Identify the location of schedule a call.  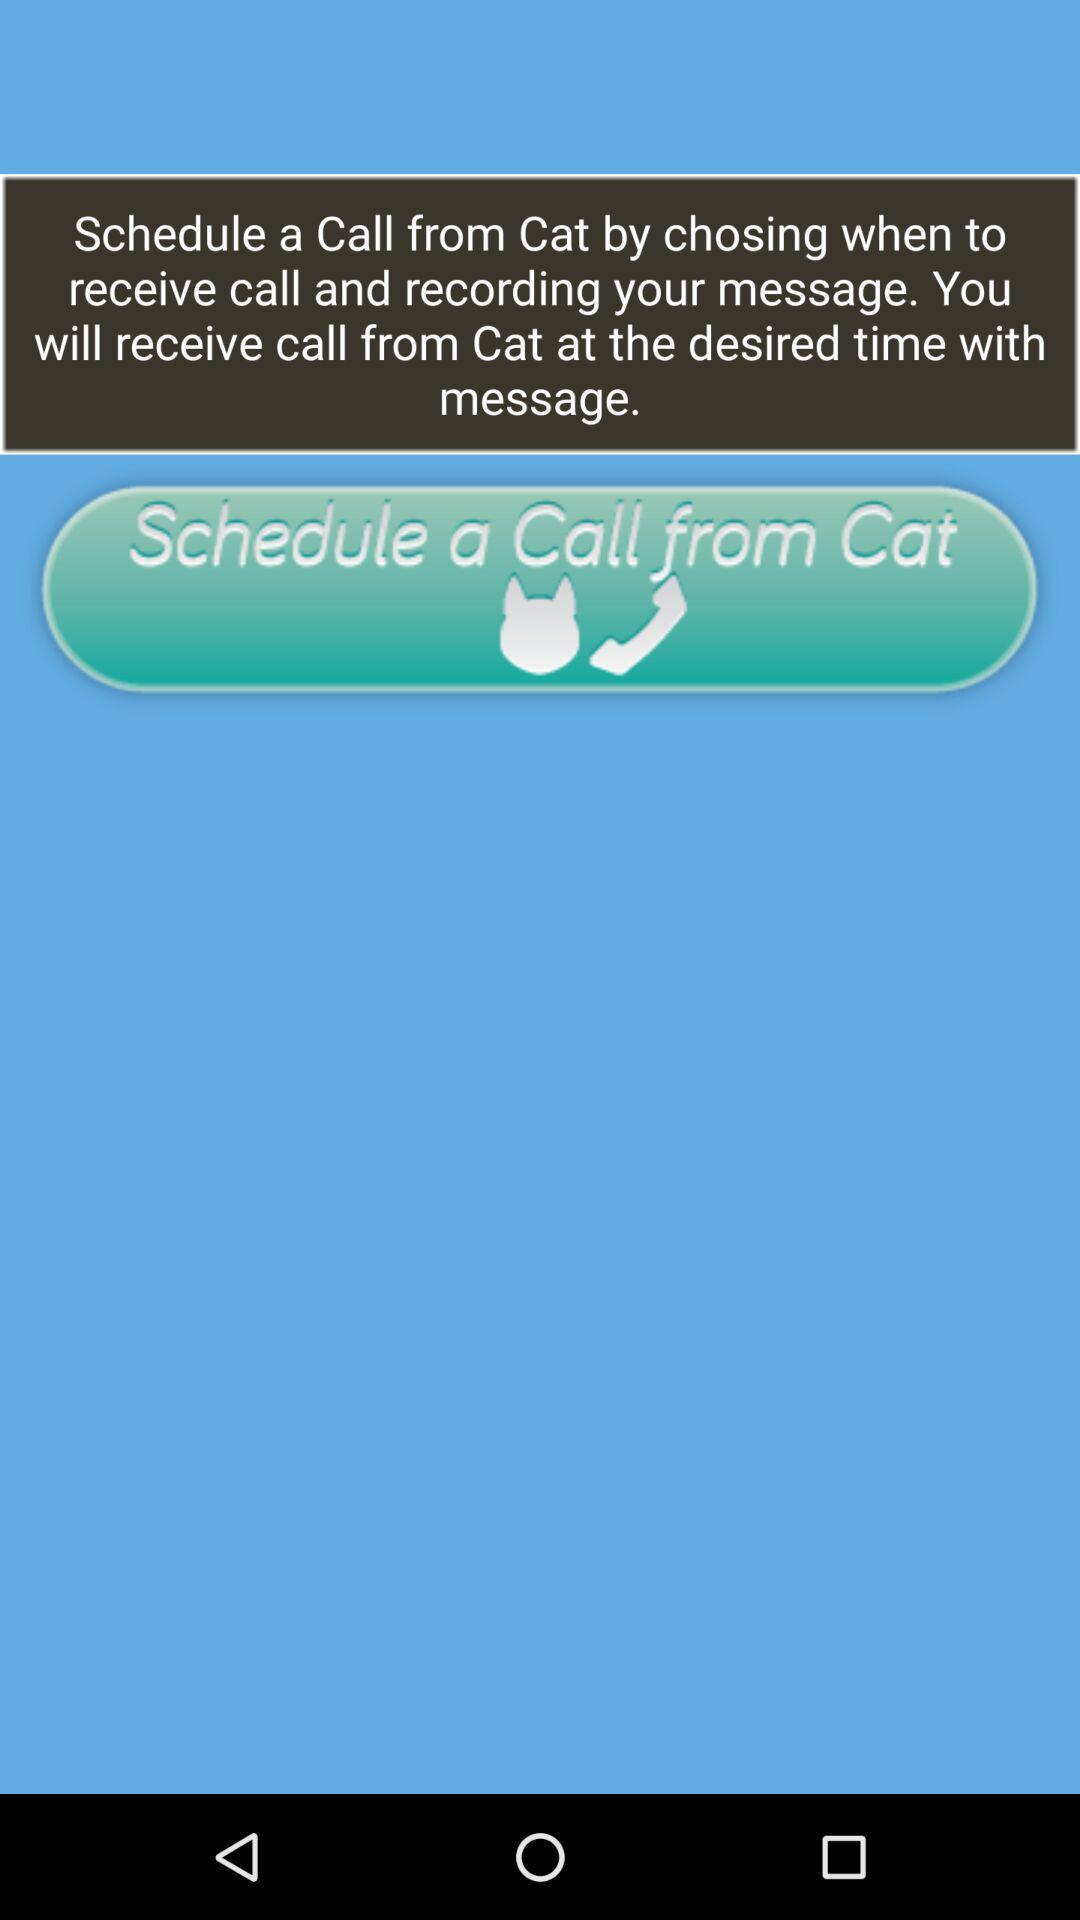
(538, 587).